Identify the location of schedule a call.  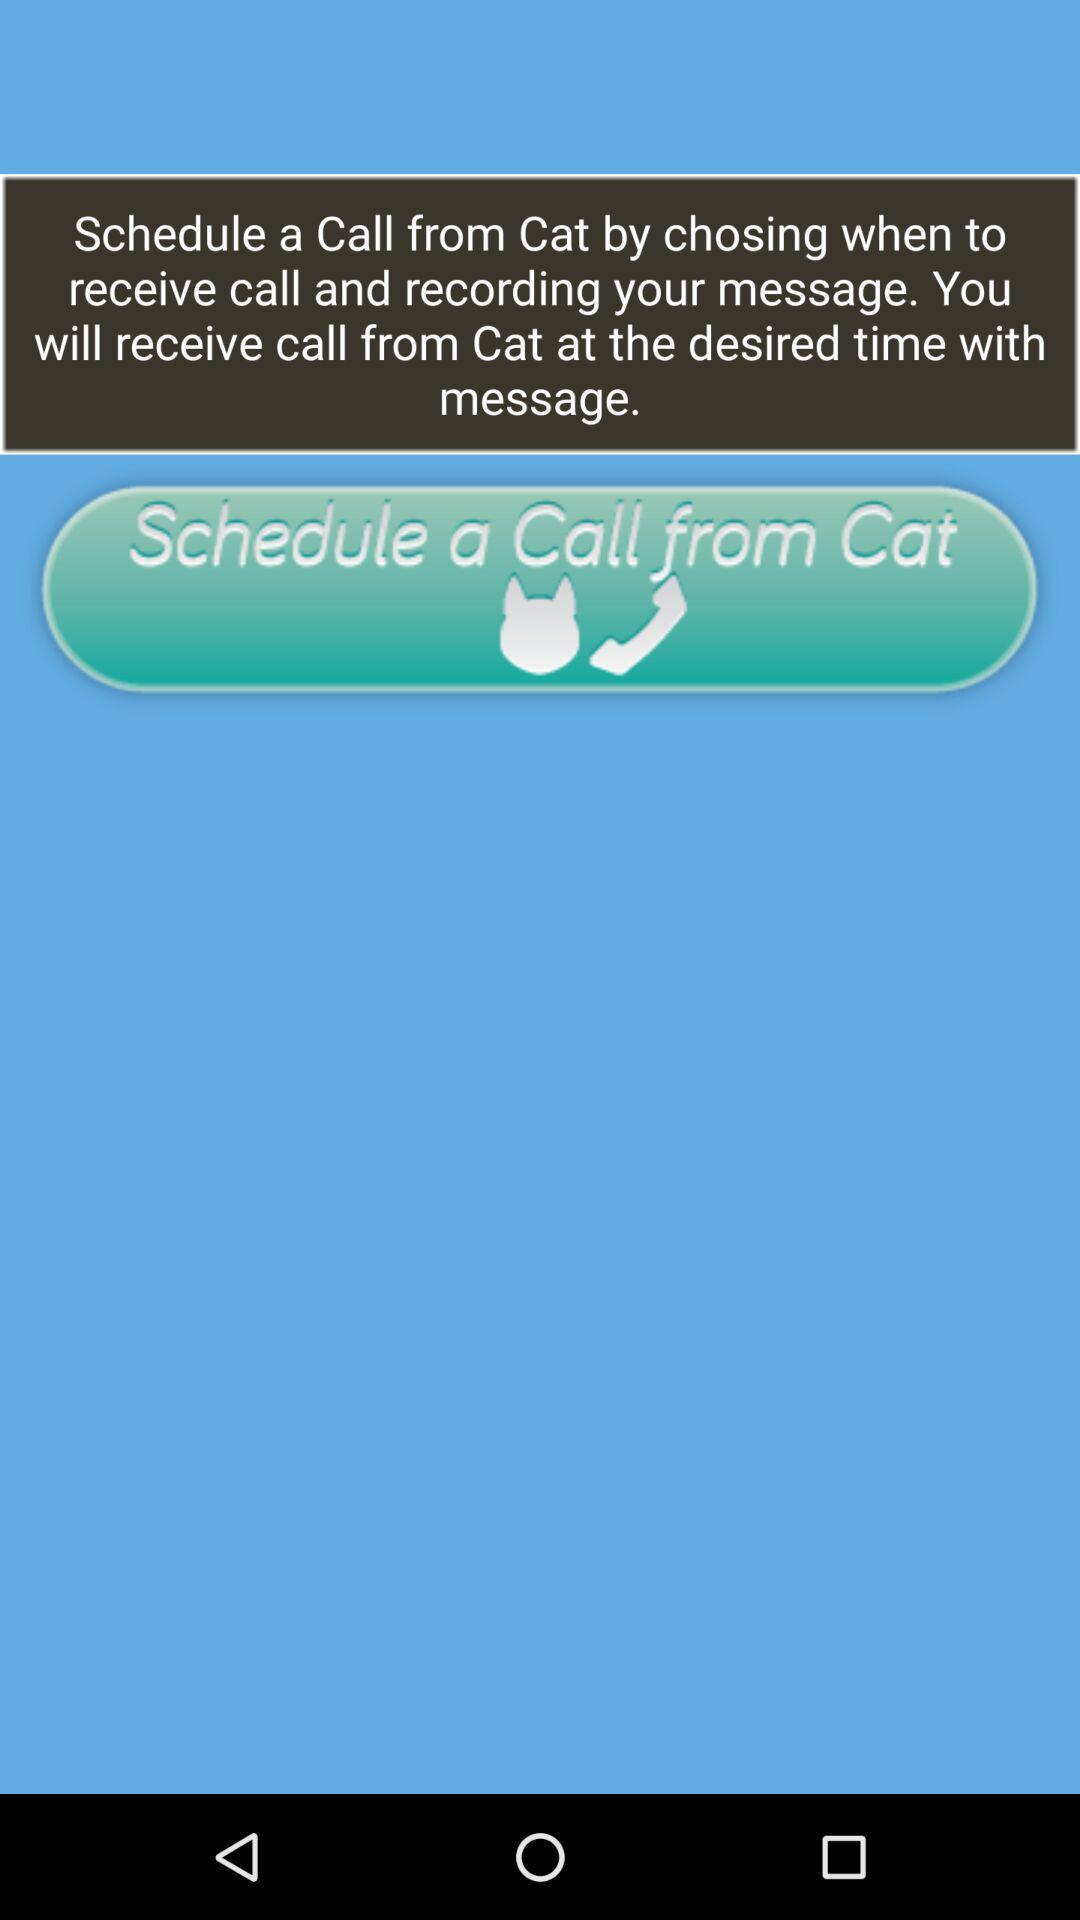
(538, 587).